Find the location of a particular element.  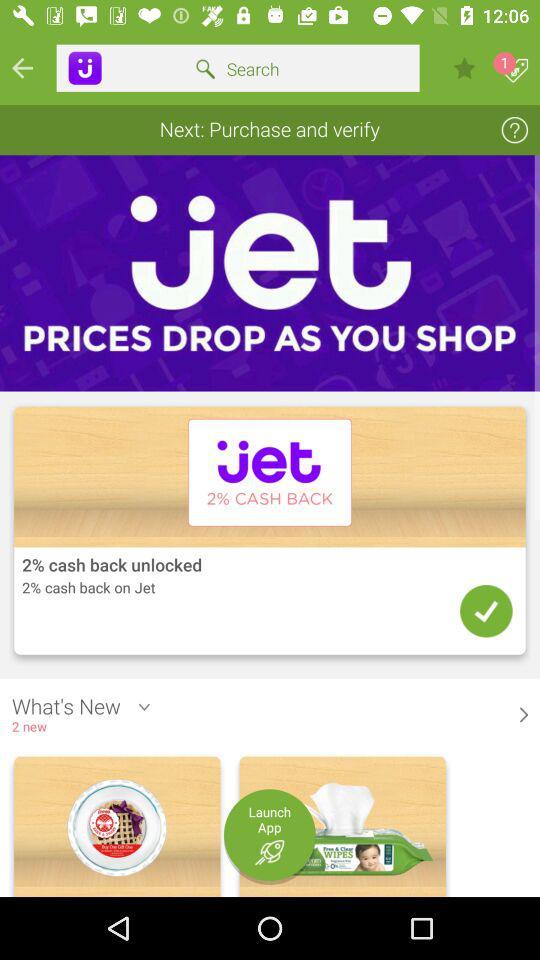

the left arrow at top left corner of the page is located at coordinates (21, 68).